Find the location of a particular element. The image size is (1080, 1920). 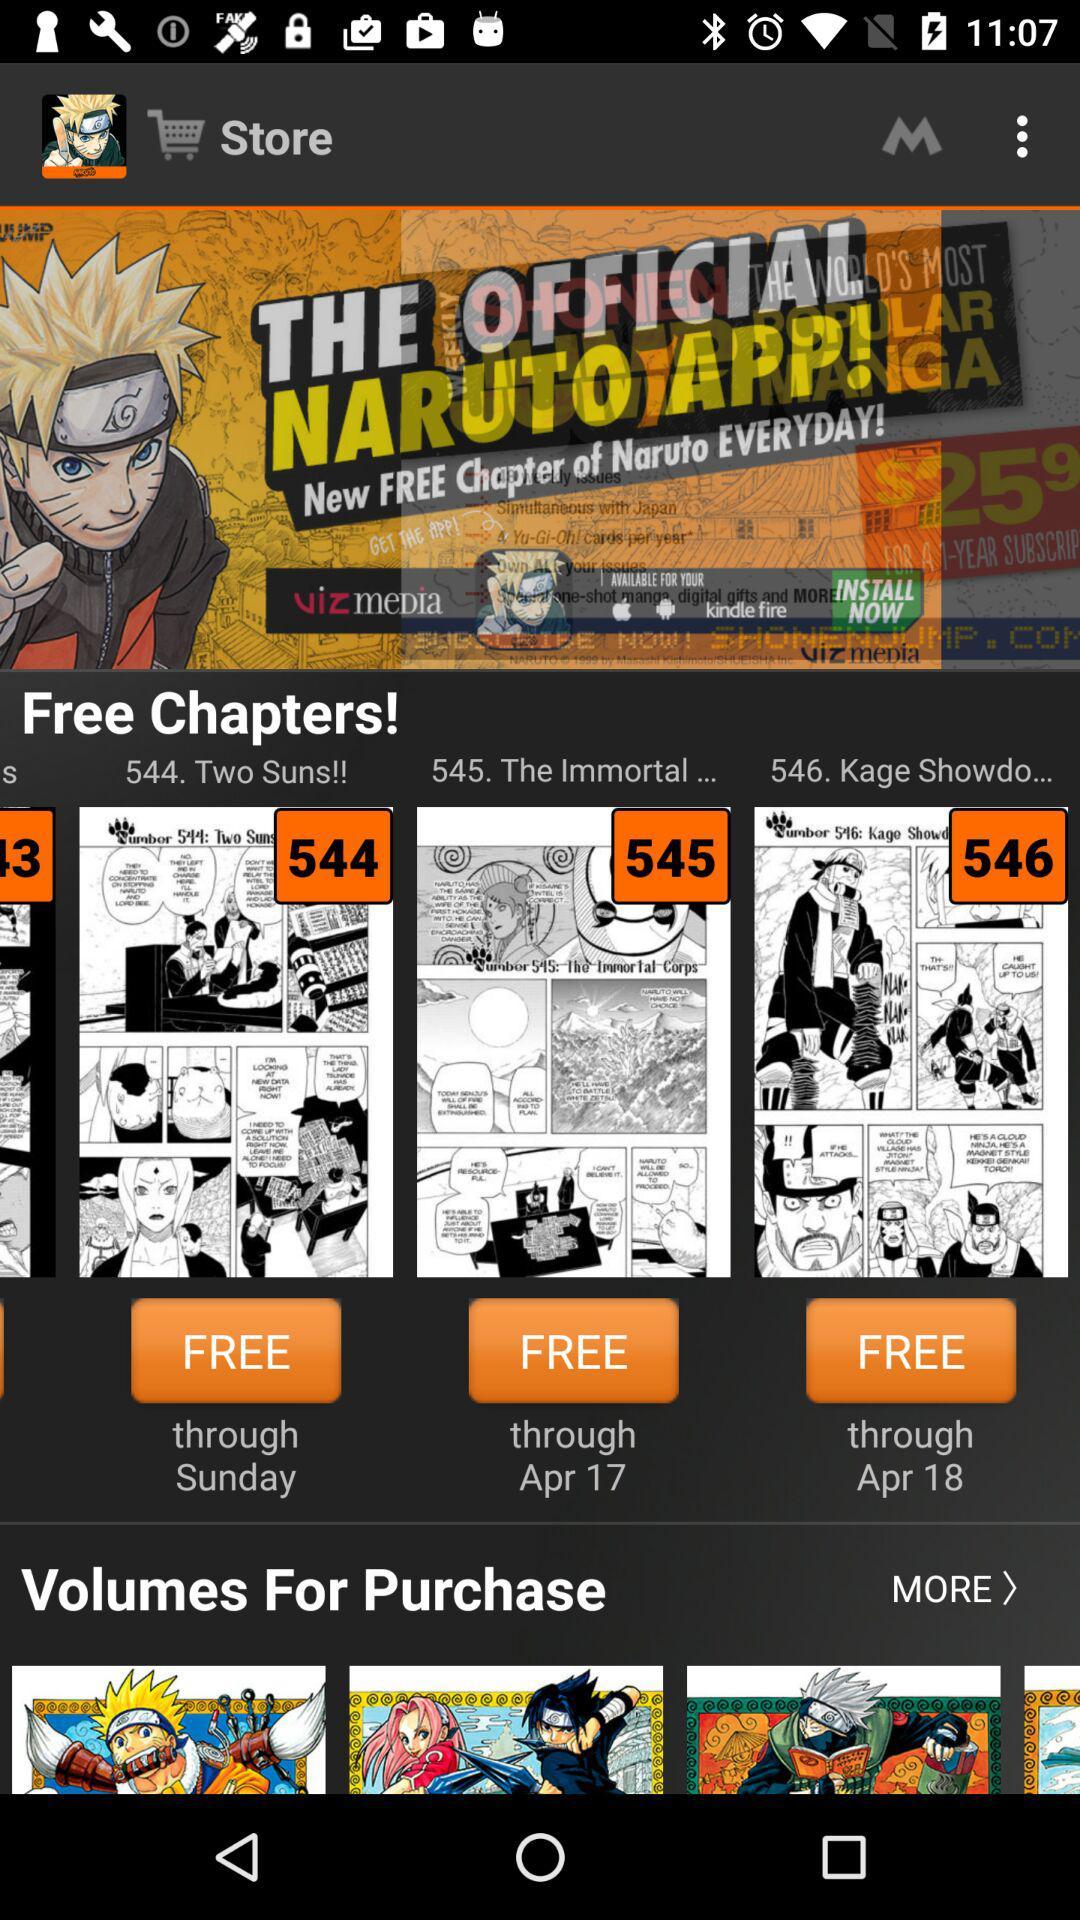

the volumes for purchase is located at coordinates (313, 1586).